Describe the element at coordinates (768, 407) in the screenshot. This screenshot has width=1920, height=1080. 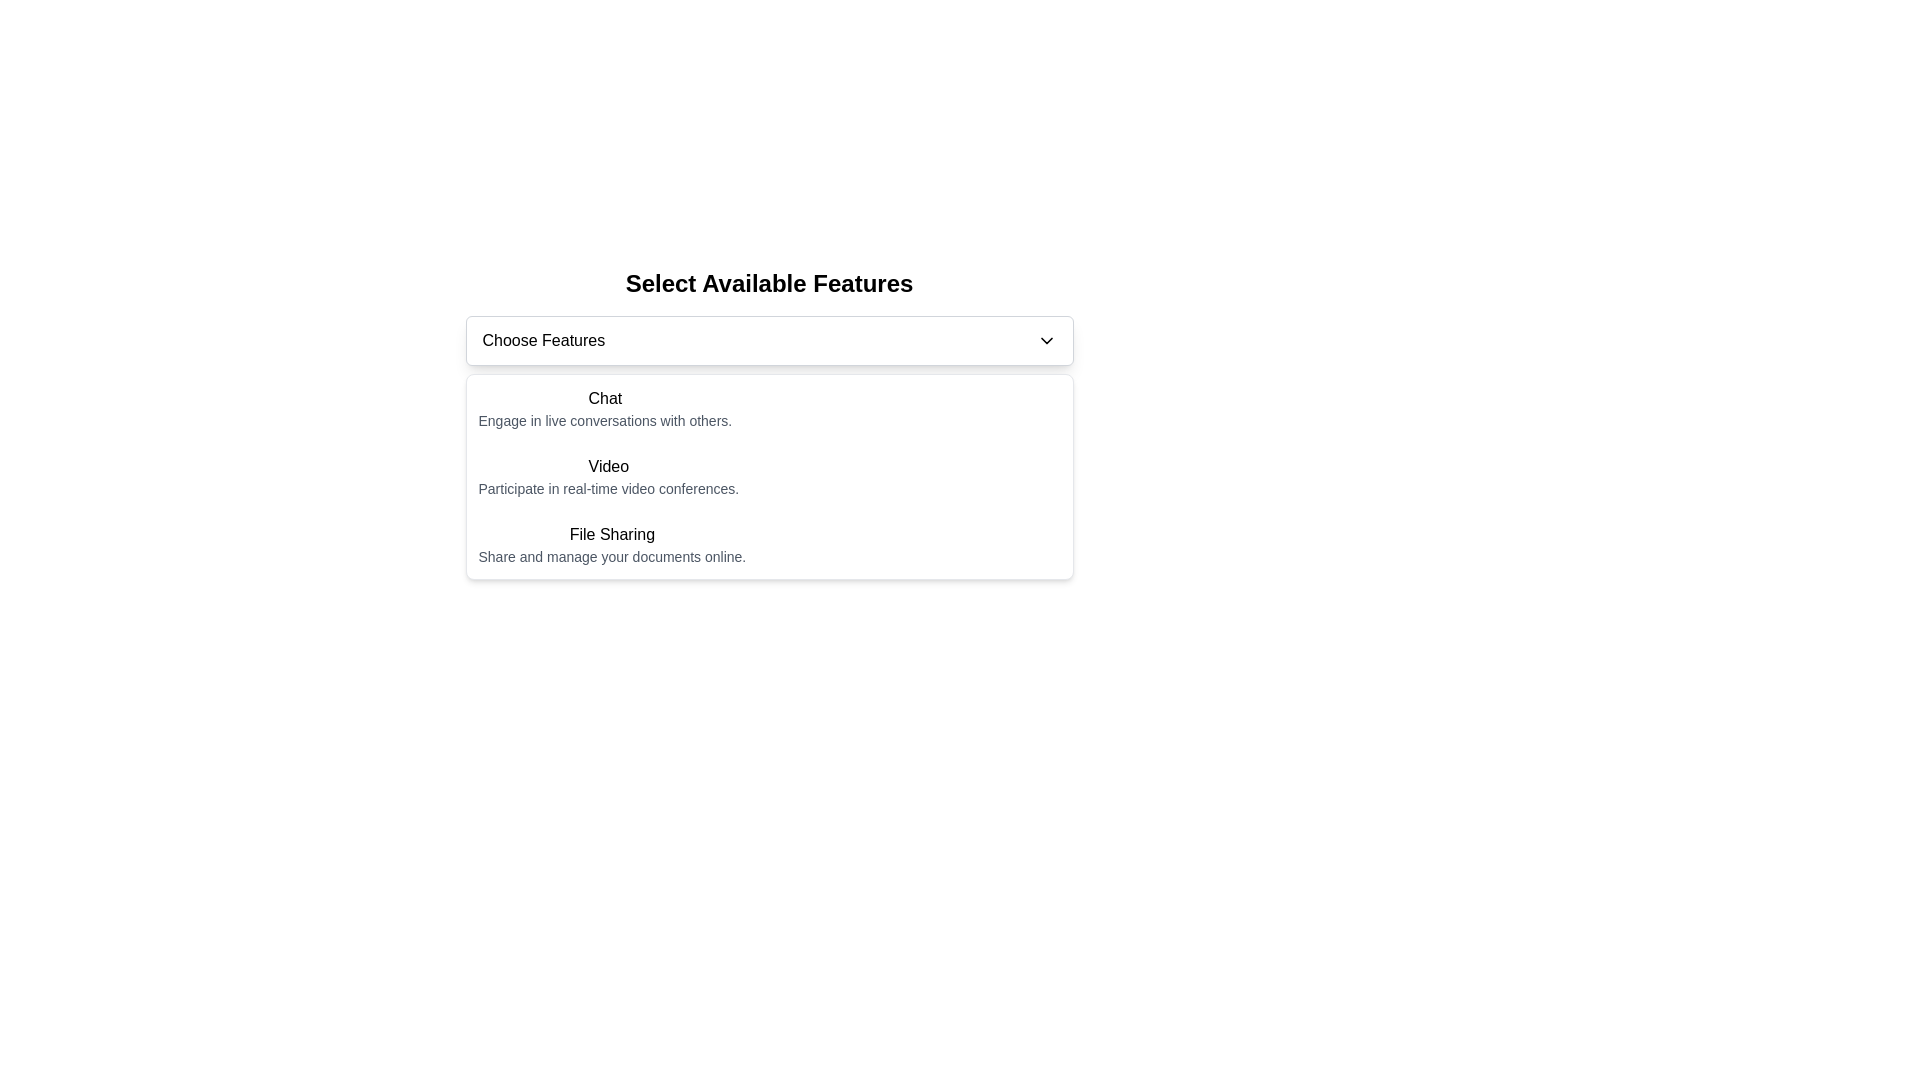
I see `the first selectable list item titled 'Chat' in the dropdown menu` at that location.